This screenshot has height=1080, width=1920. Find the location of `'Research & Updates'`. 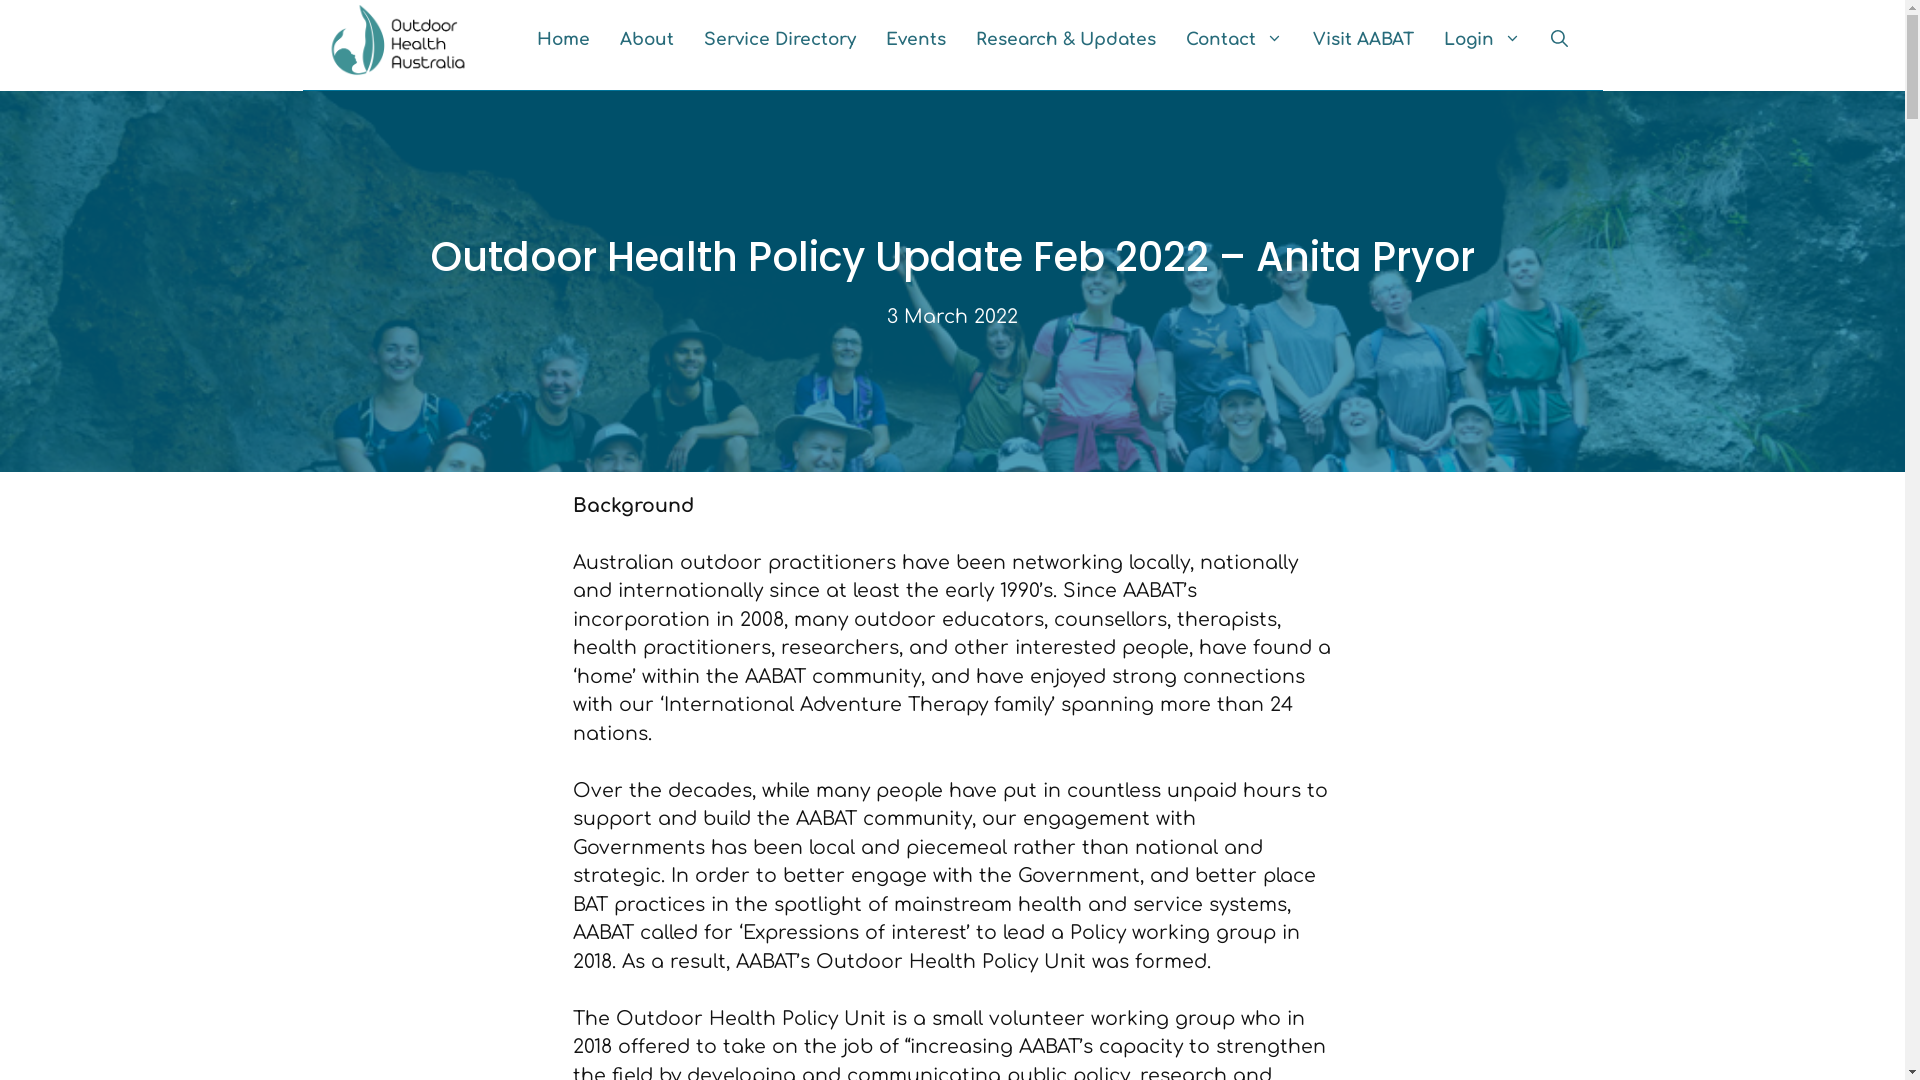

'Research & Updates' is located at coordinates (1064, 39).